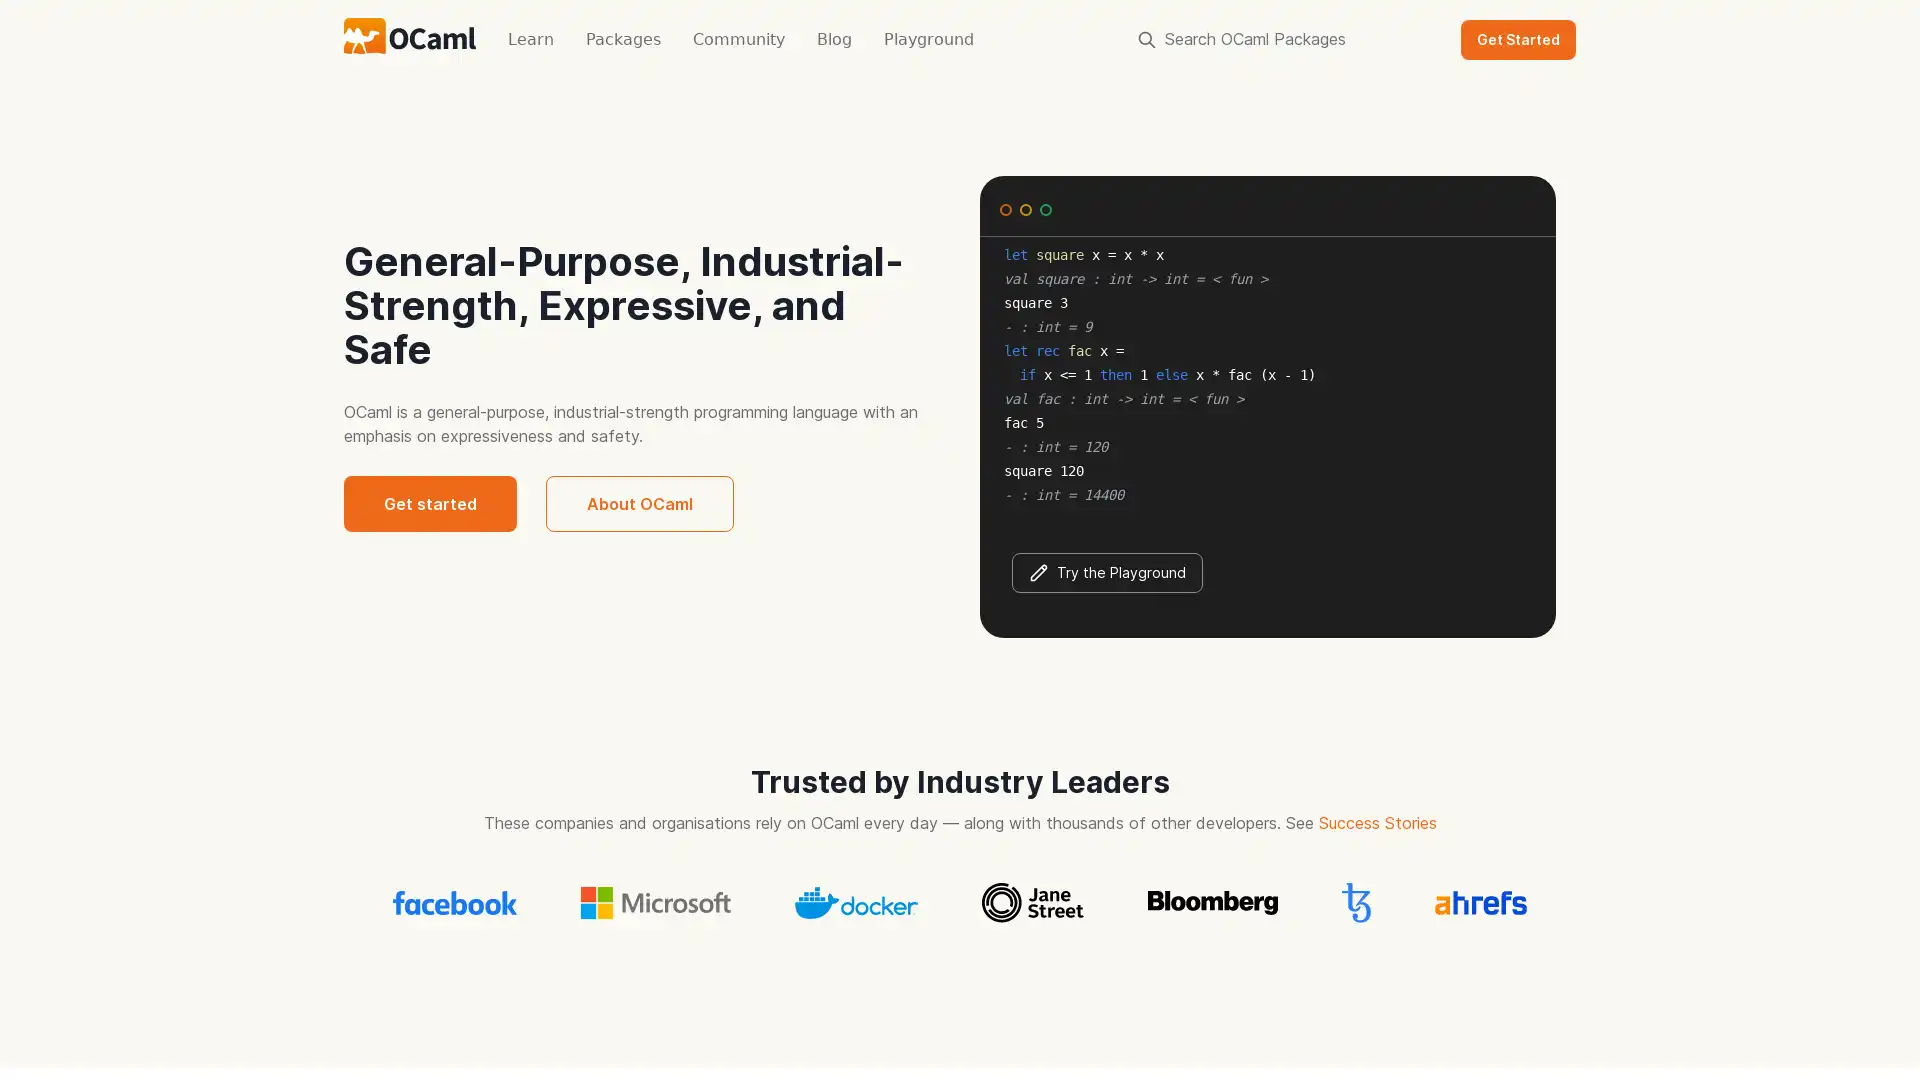  I want to click on About OCaml, so click(638, 503).